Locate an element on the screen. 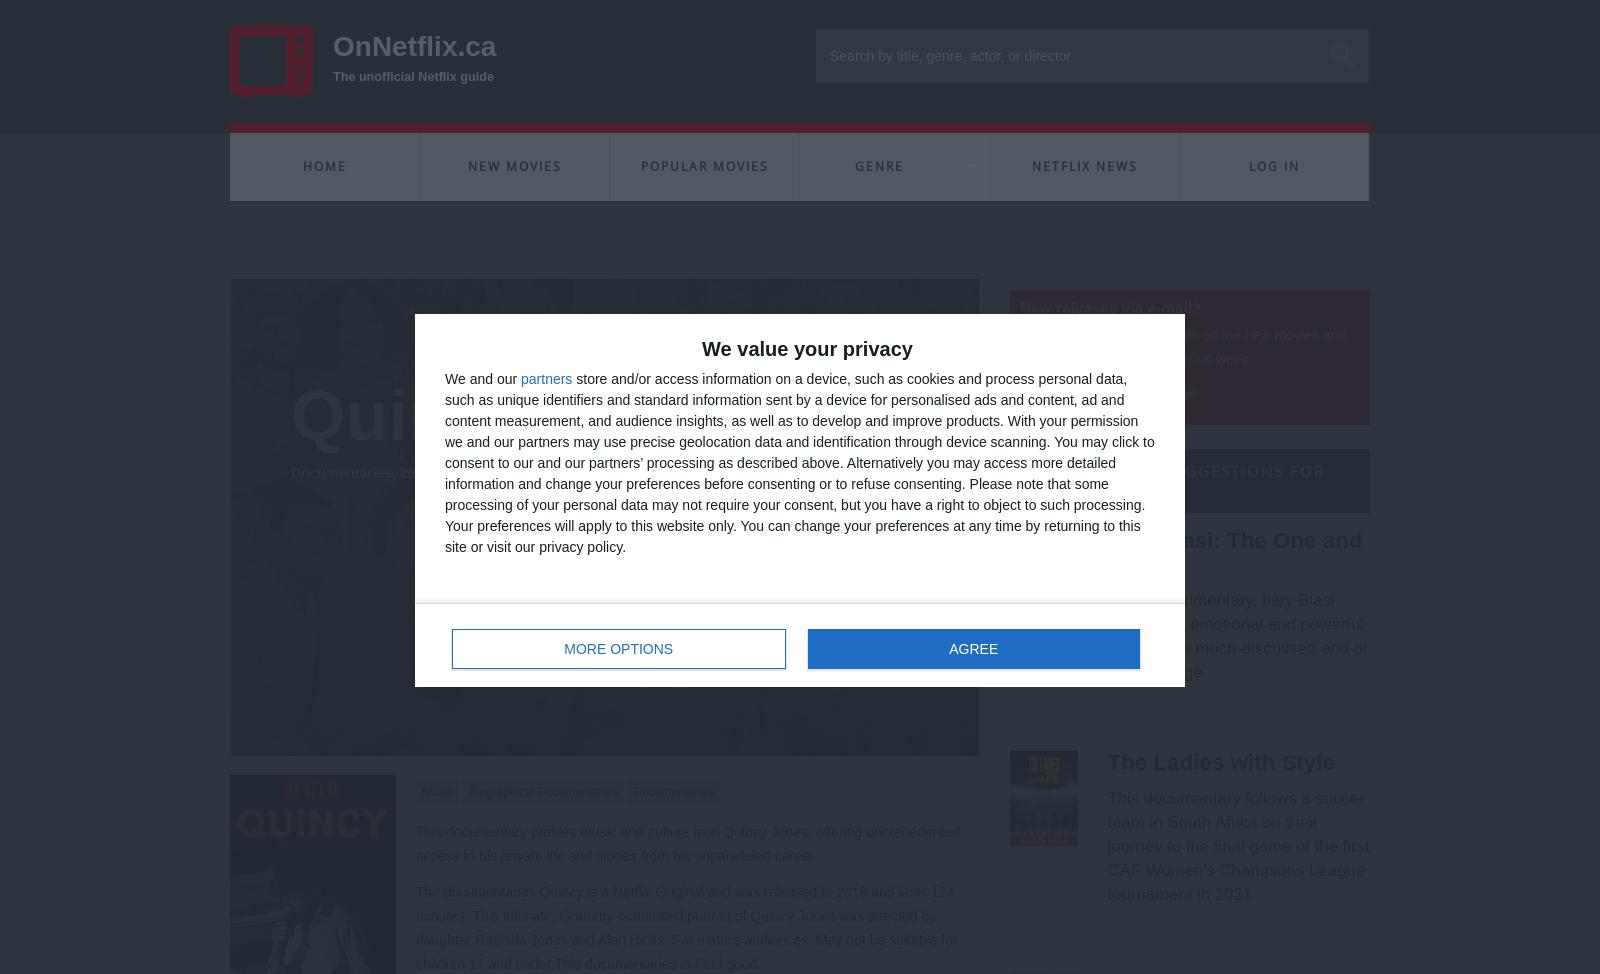  'Register' is located at coordinates (979, 602).